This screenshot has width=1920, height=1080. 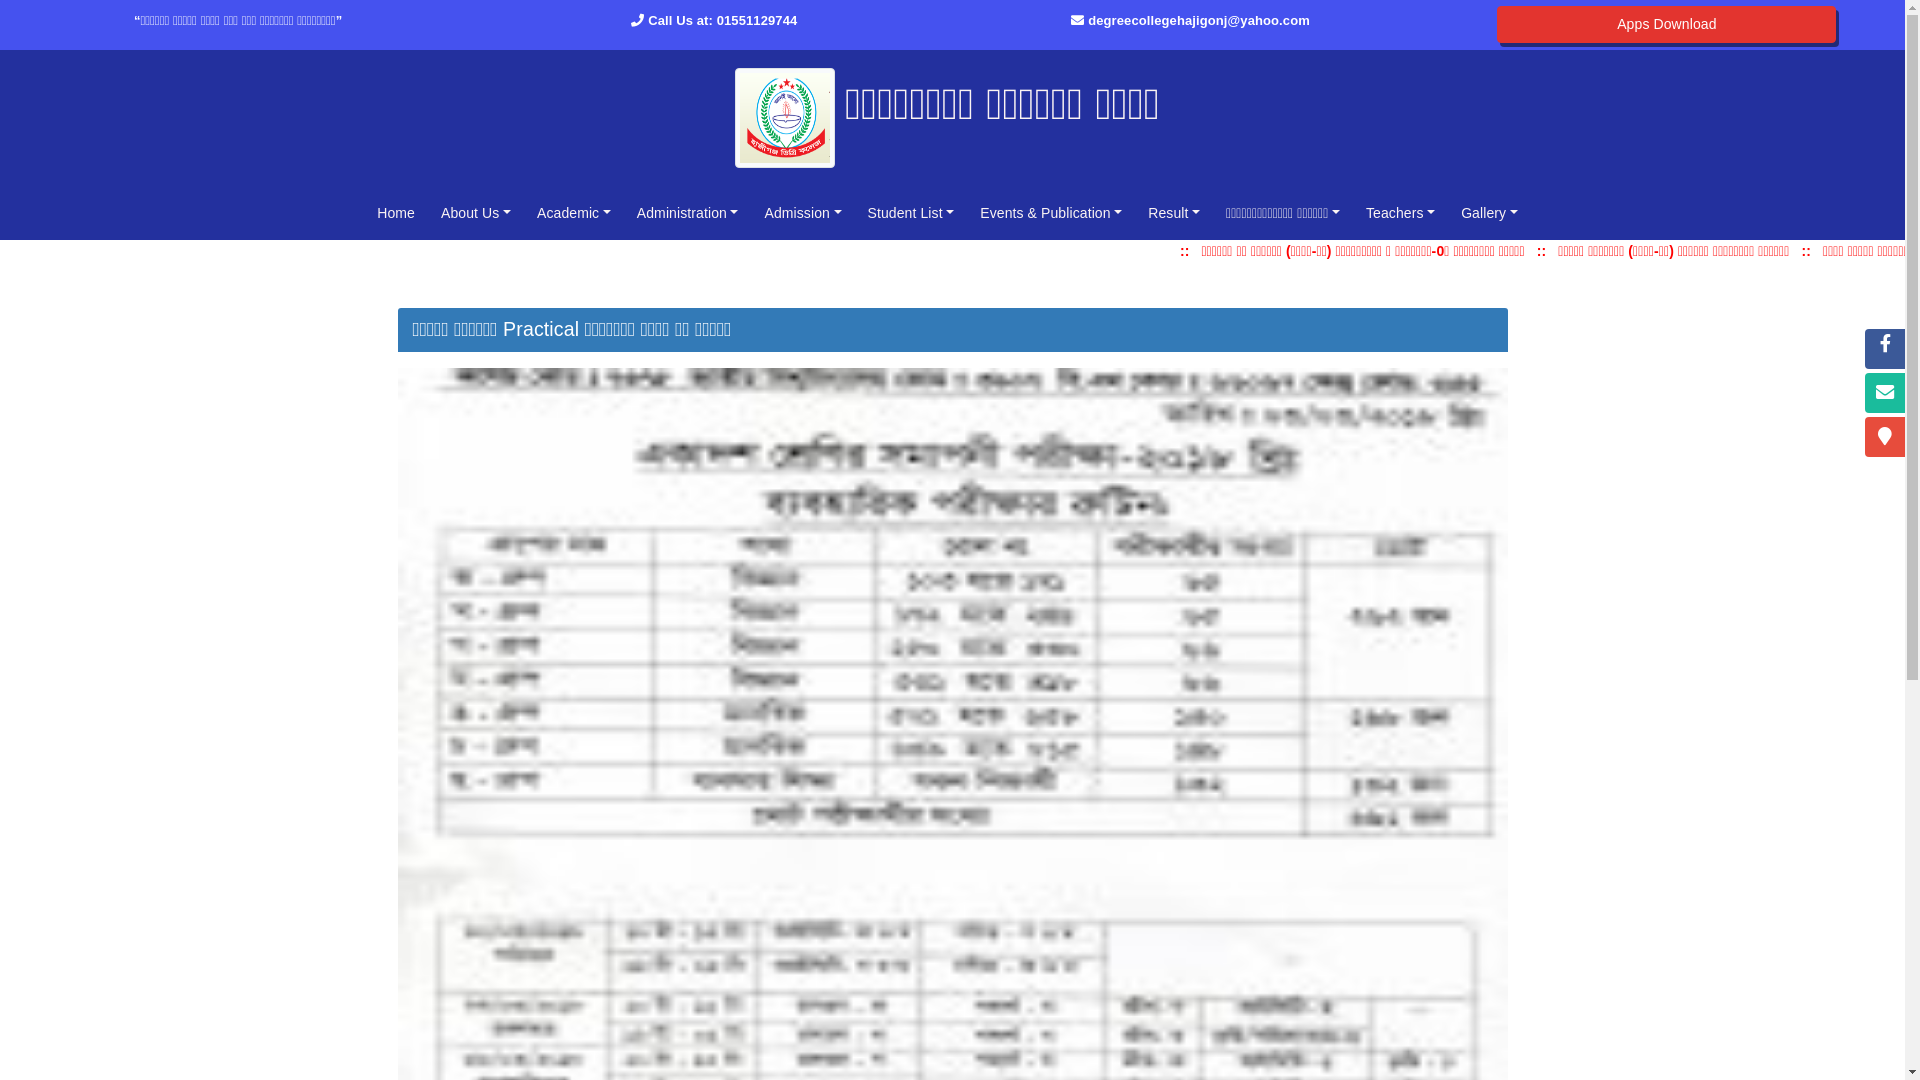 I want to click on '01551129744', so click(x=756, y=20).